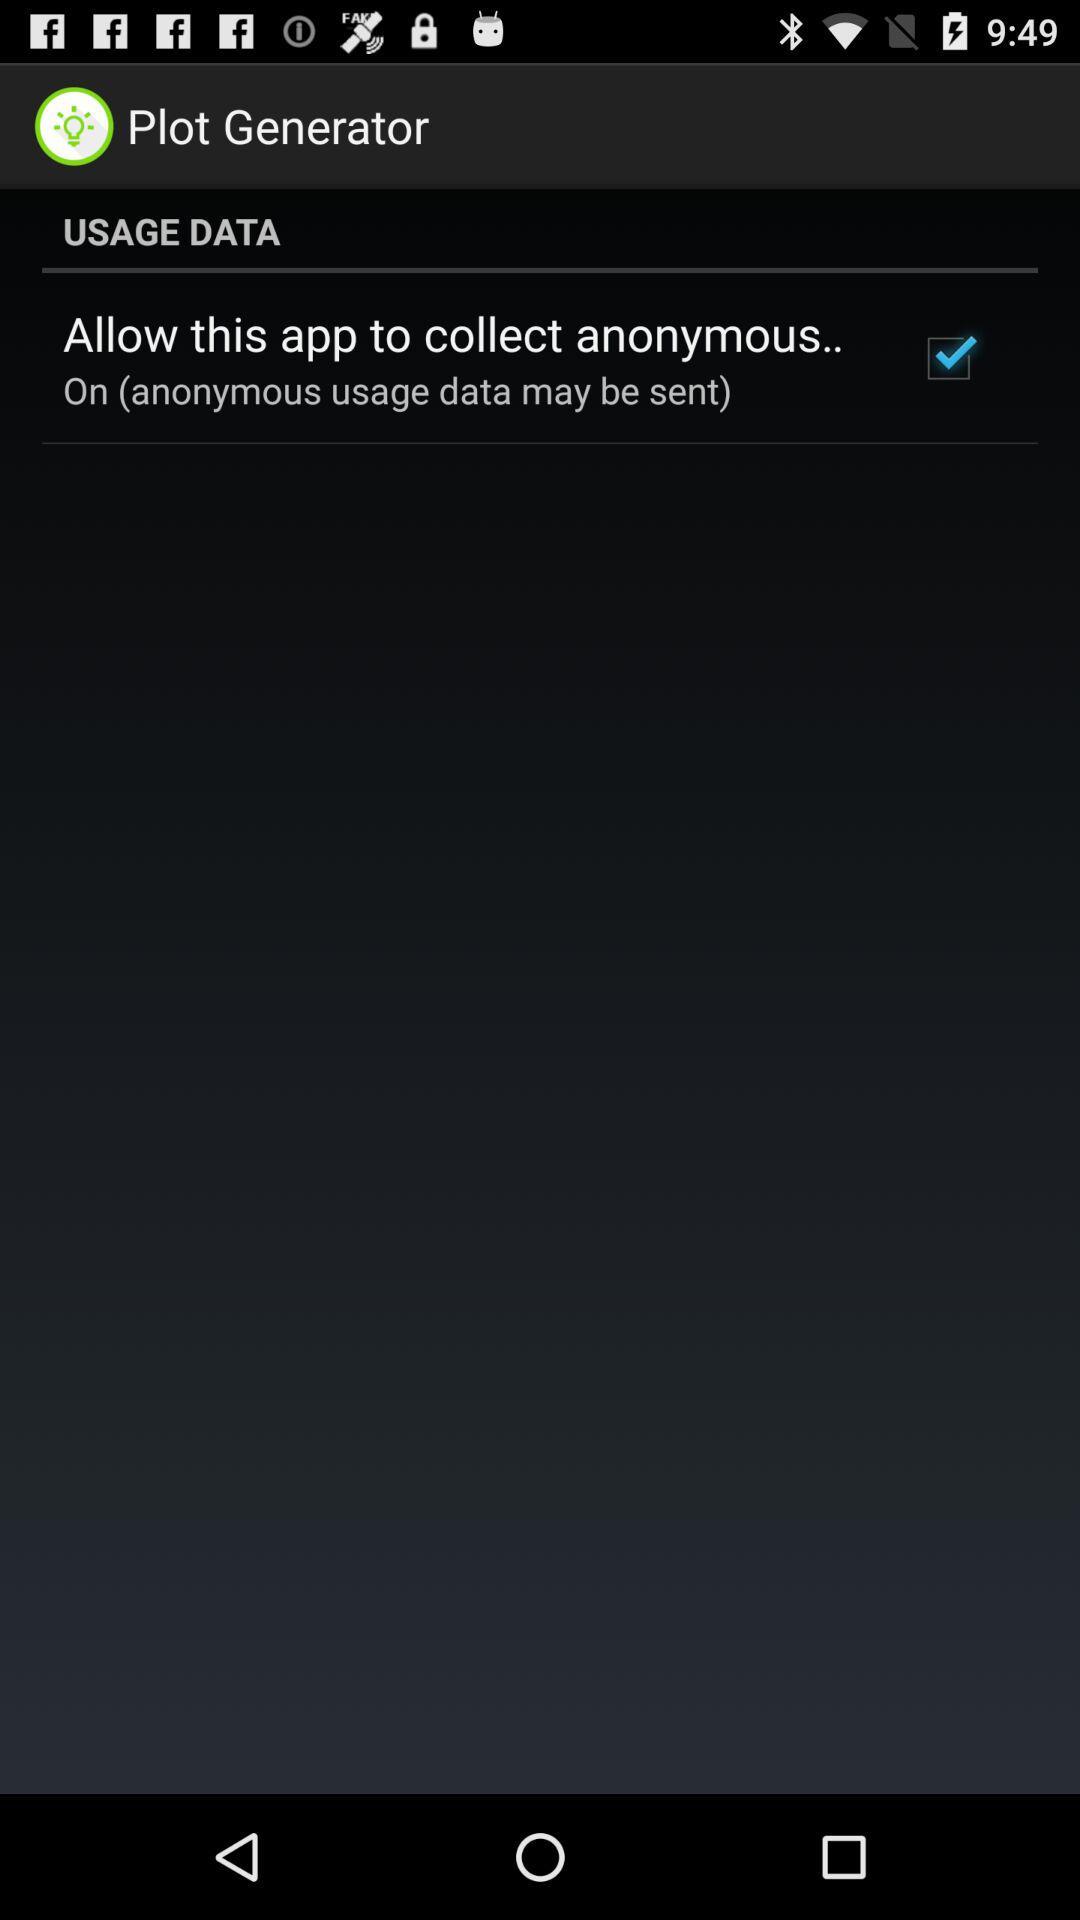 This screenshot has width=1080, height=1920. I want to click on allow this app, so click(463, 333).